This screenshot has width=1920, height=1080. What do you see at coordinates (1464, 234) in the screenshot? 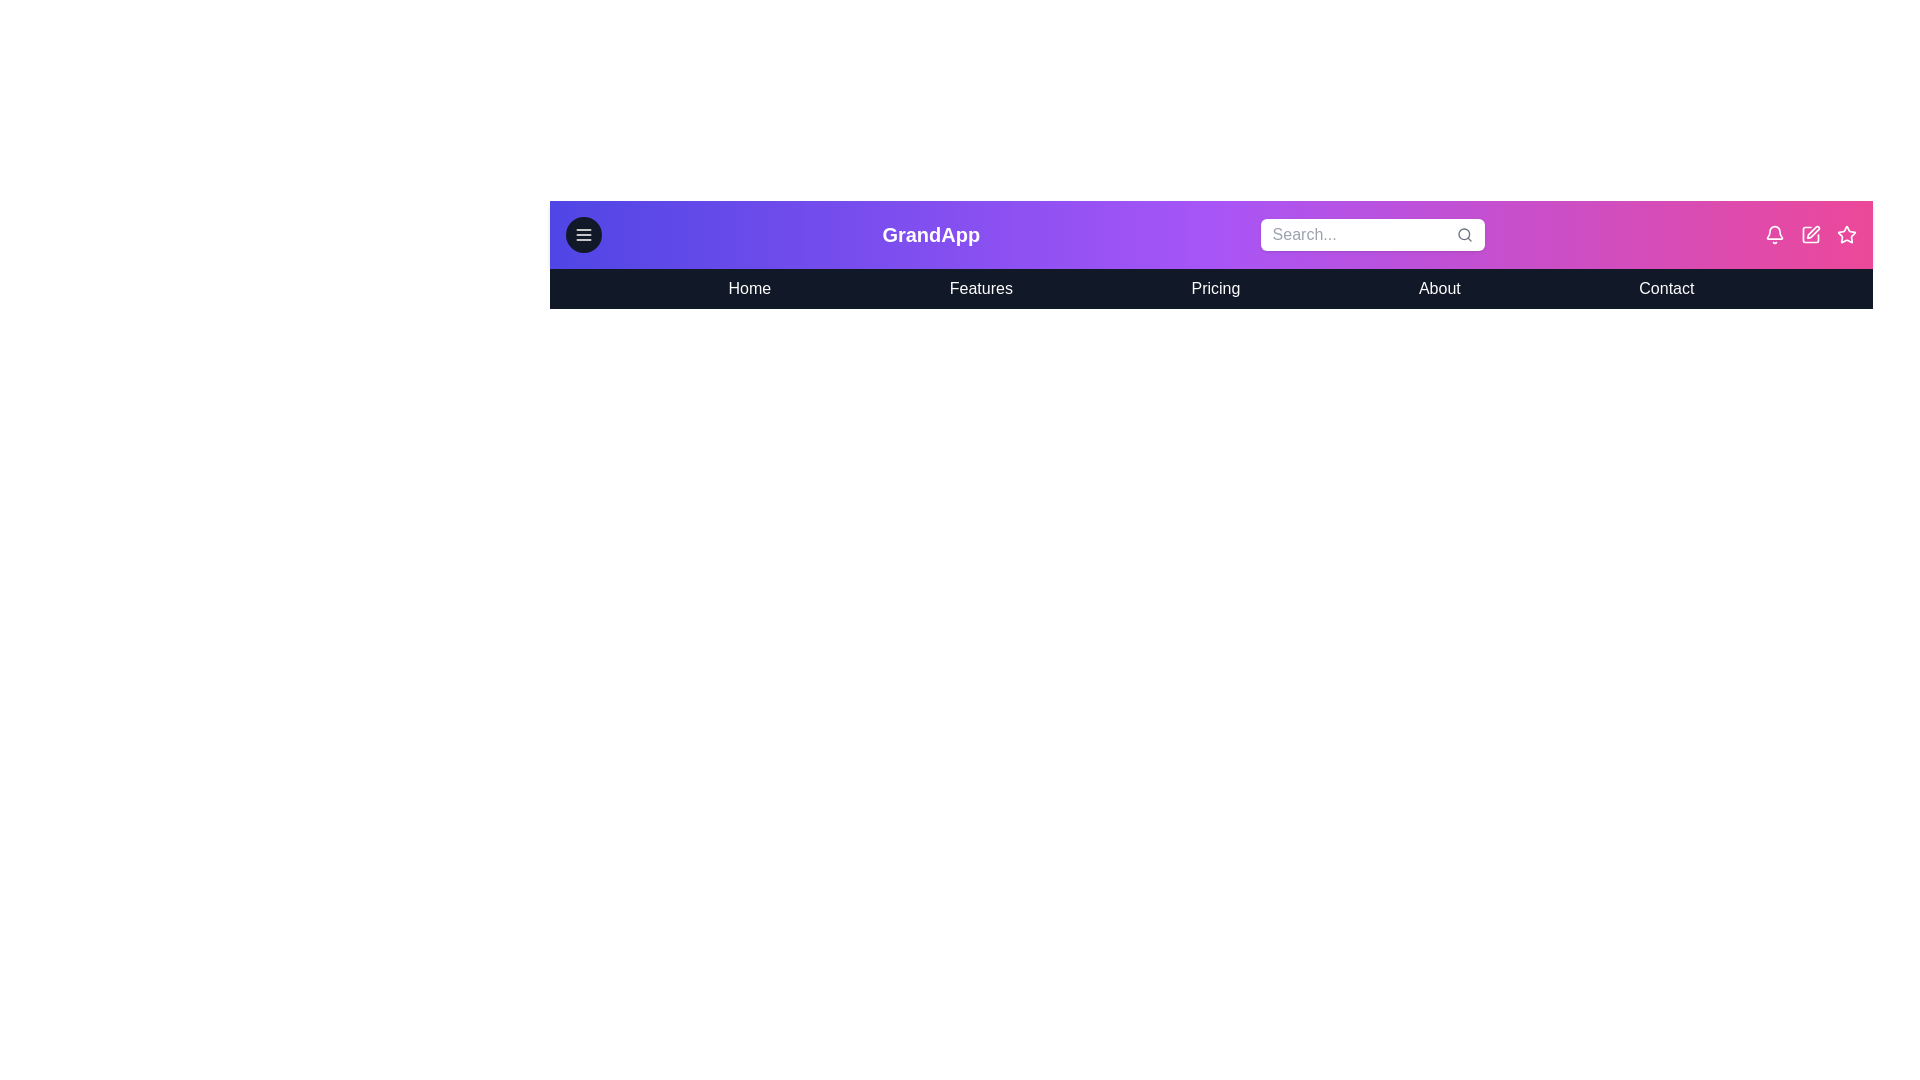
I see `the search icon located in the top-right corner of the app bar` at bounding box center [1464, 234].